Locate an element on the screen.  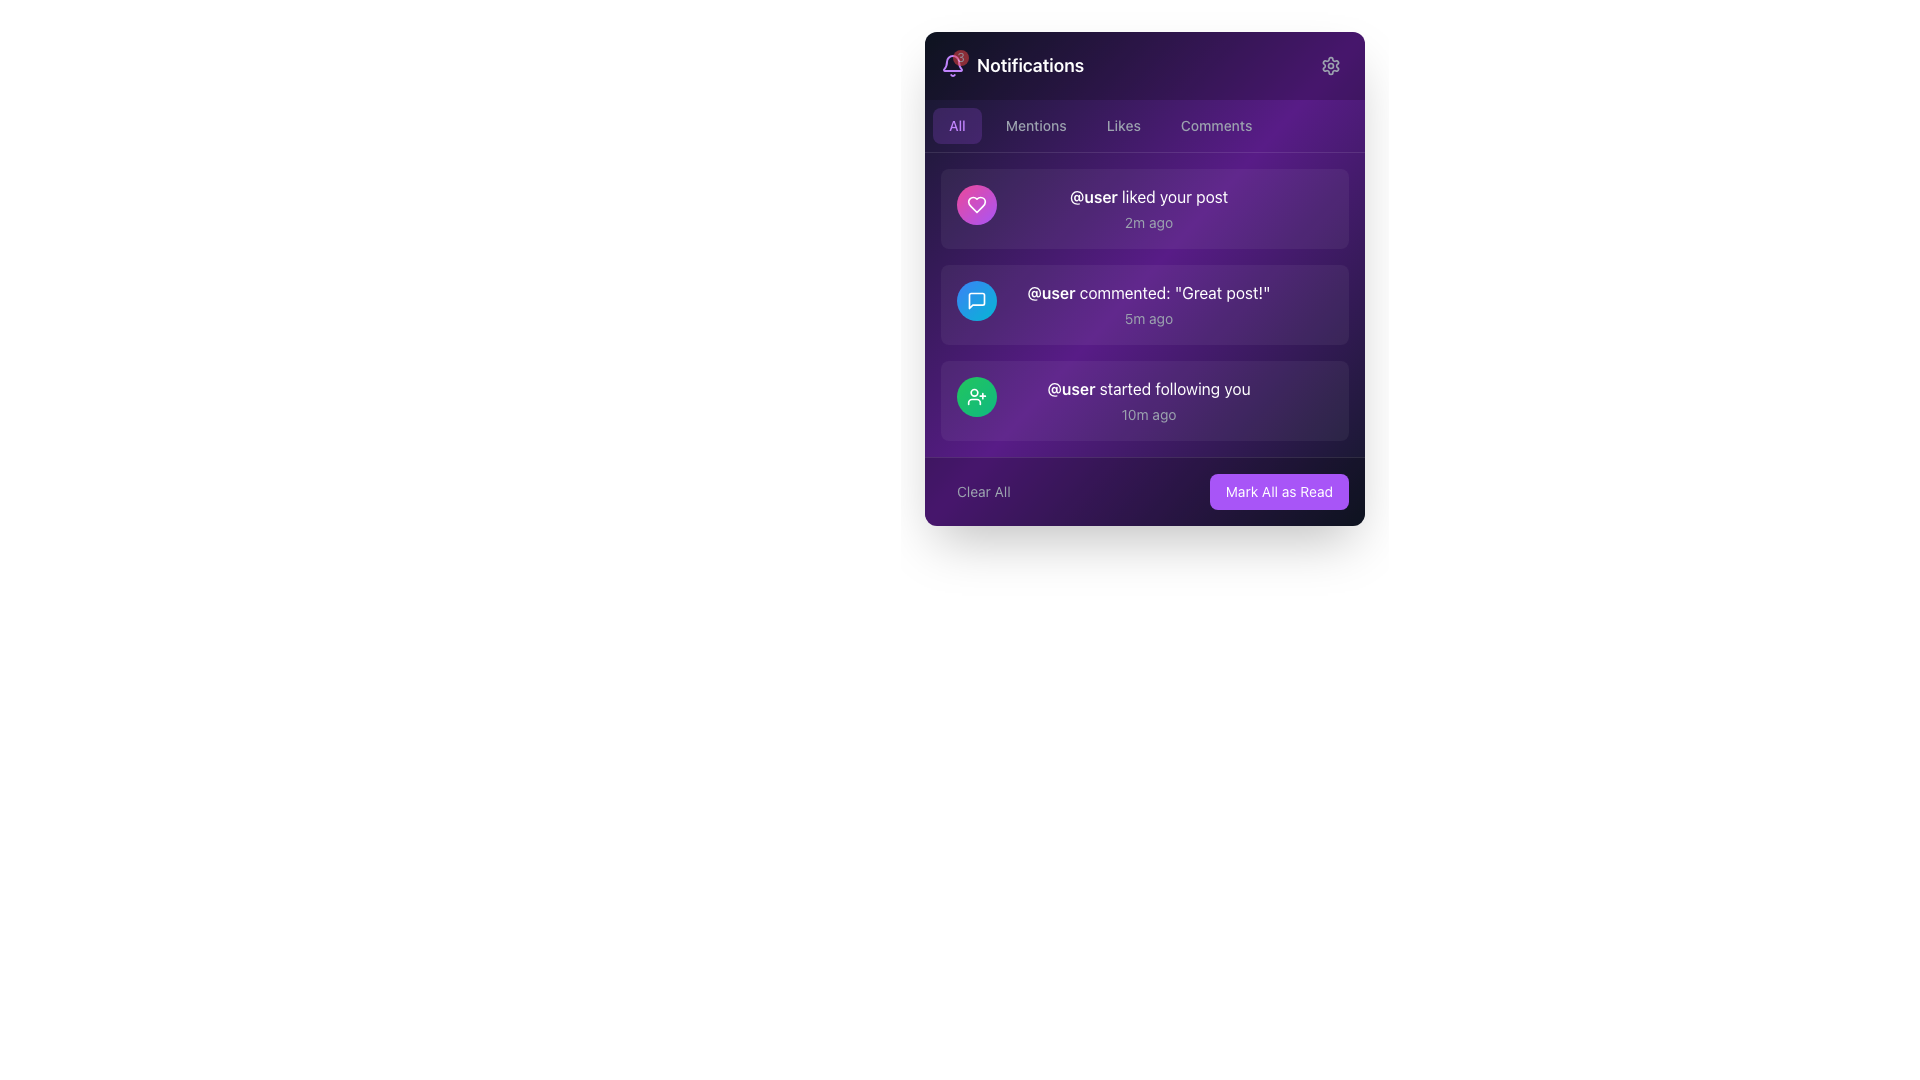
the circular green gradient icon with a white plus-shaped user icon, located on the far left side of the notification row that mentions '@user started following you' is located at coordinates (977, 397).